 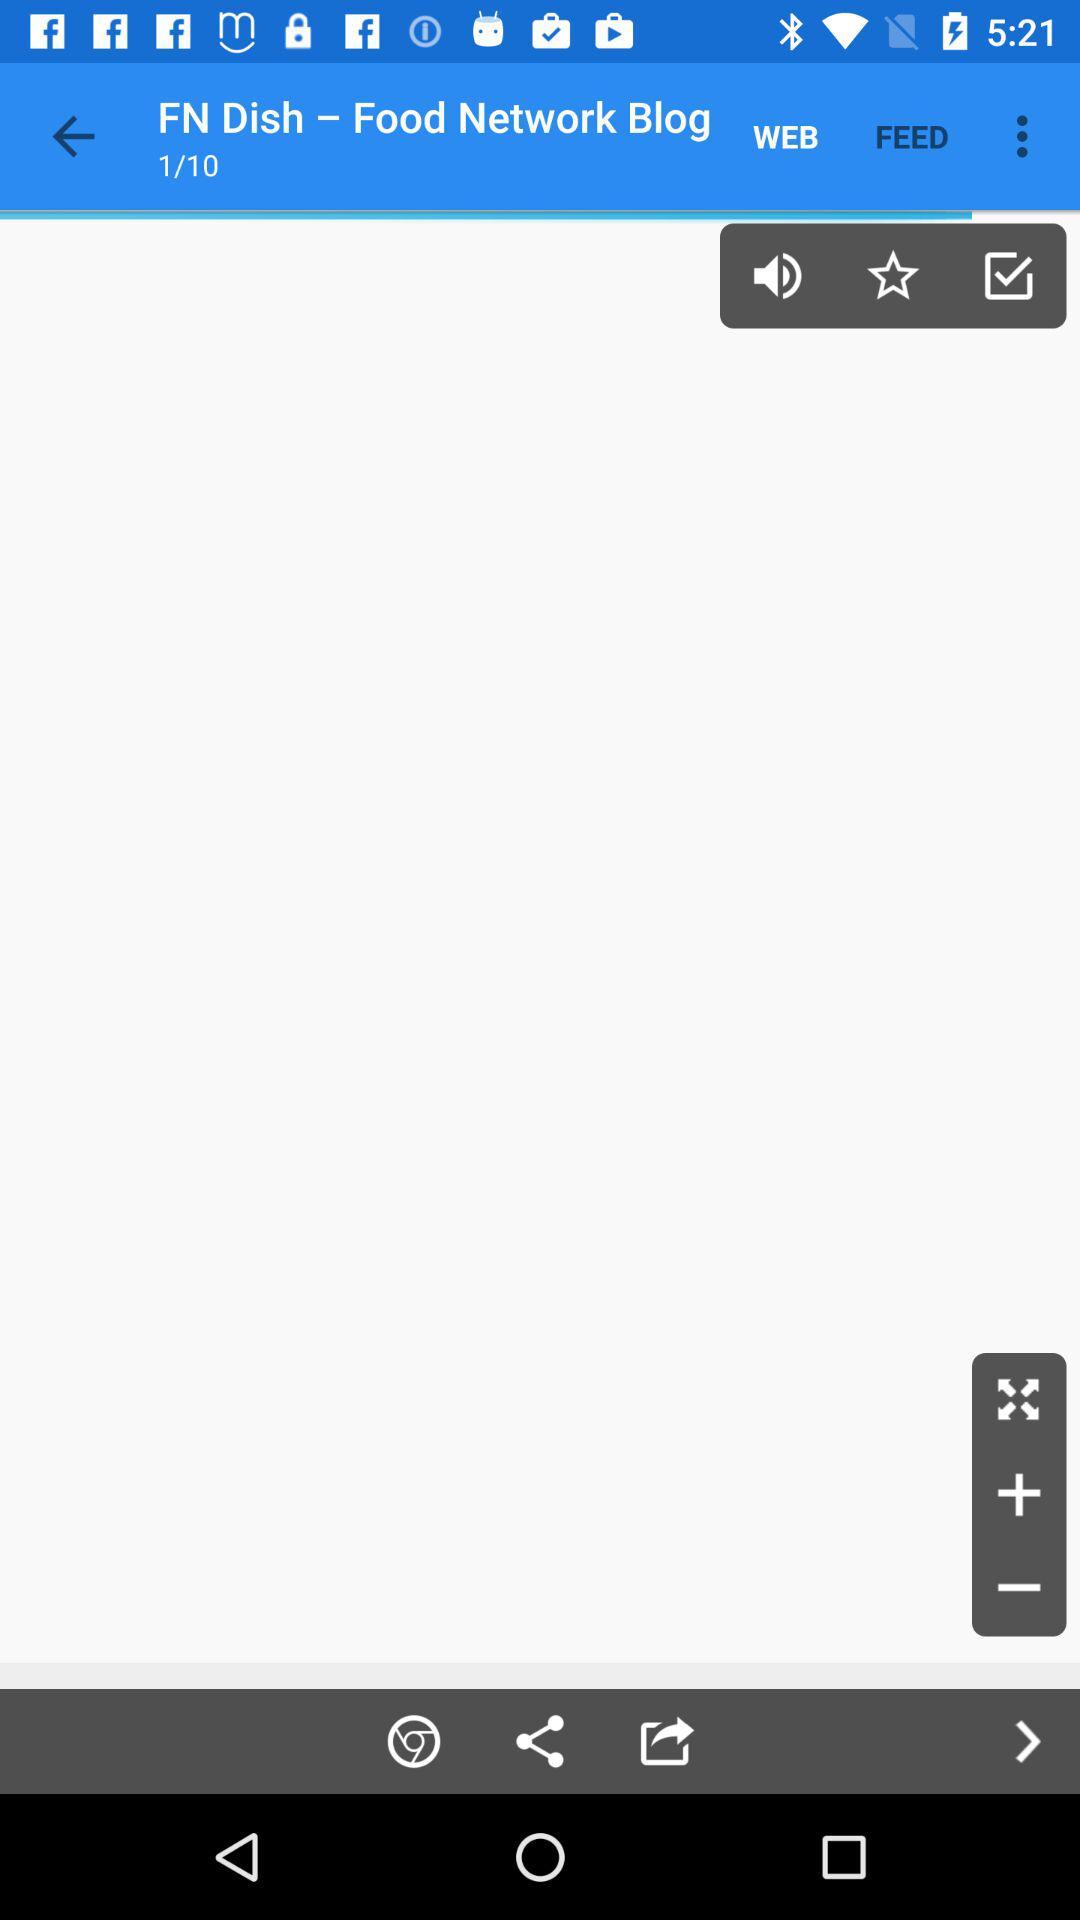 What do you see at coordinates (1008, 274) in the screenshot?
I see `the check icon` at bounding box center [1008, 274].